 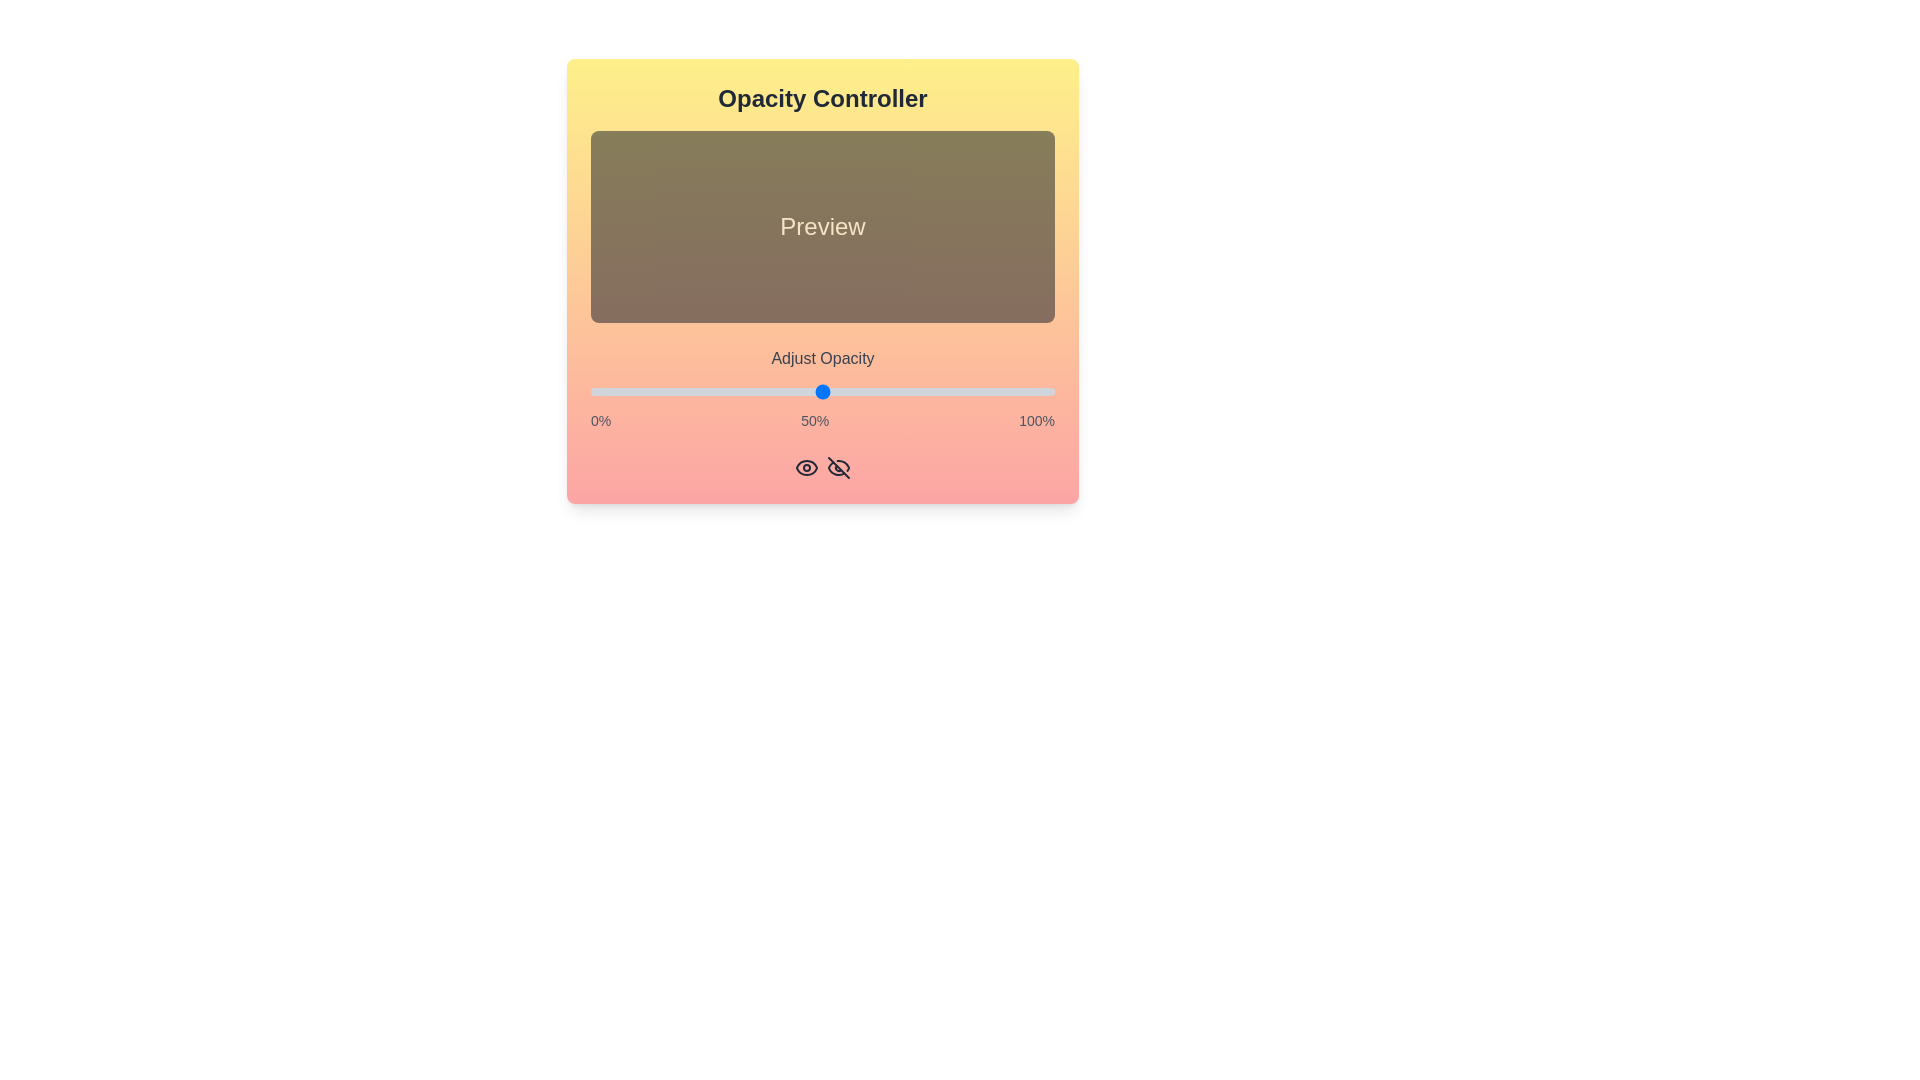 What do you see at coordinates (839, 467) in the screenshot?
I see `the 'Eye Off' icon to toggle the visibility state` at bounding box center [839, 467].